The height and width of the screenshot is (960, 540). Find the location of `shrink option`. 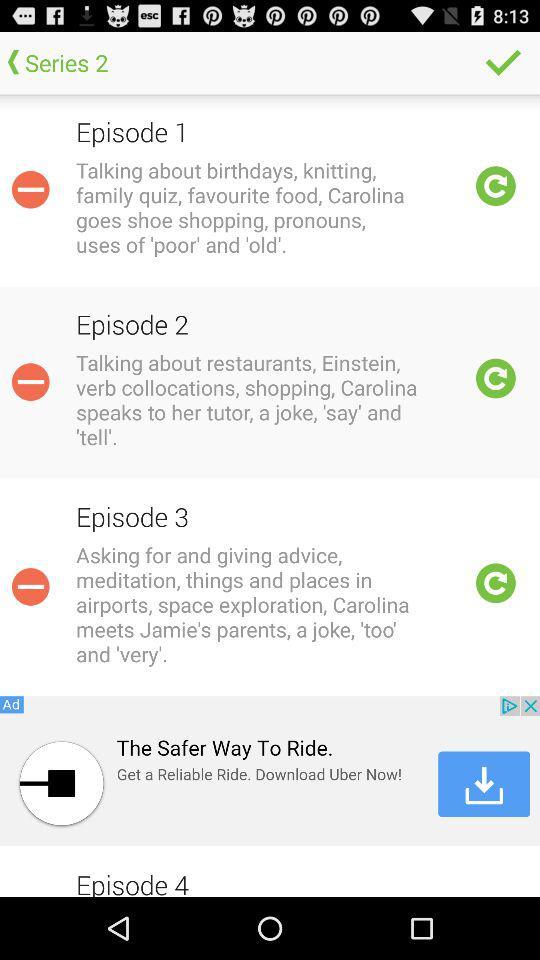

shrink option is located at coordinates (29, 381).